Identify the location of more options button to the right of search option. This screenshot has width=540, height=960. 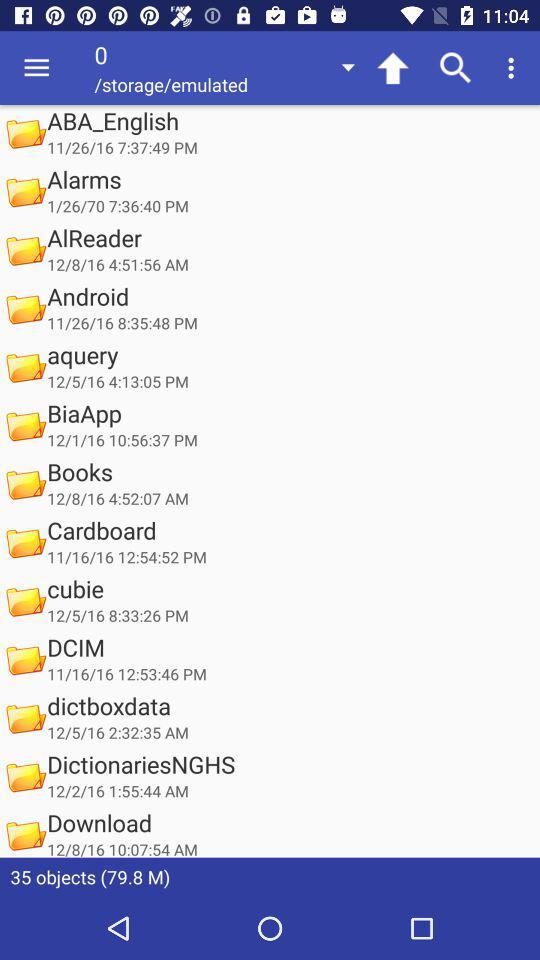
(514, 68).